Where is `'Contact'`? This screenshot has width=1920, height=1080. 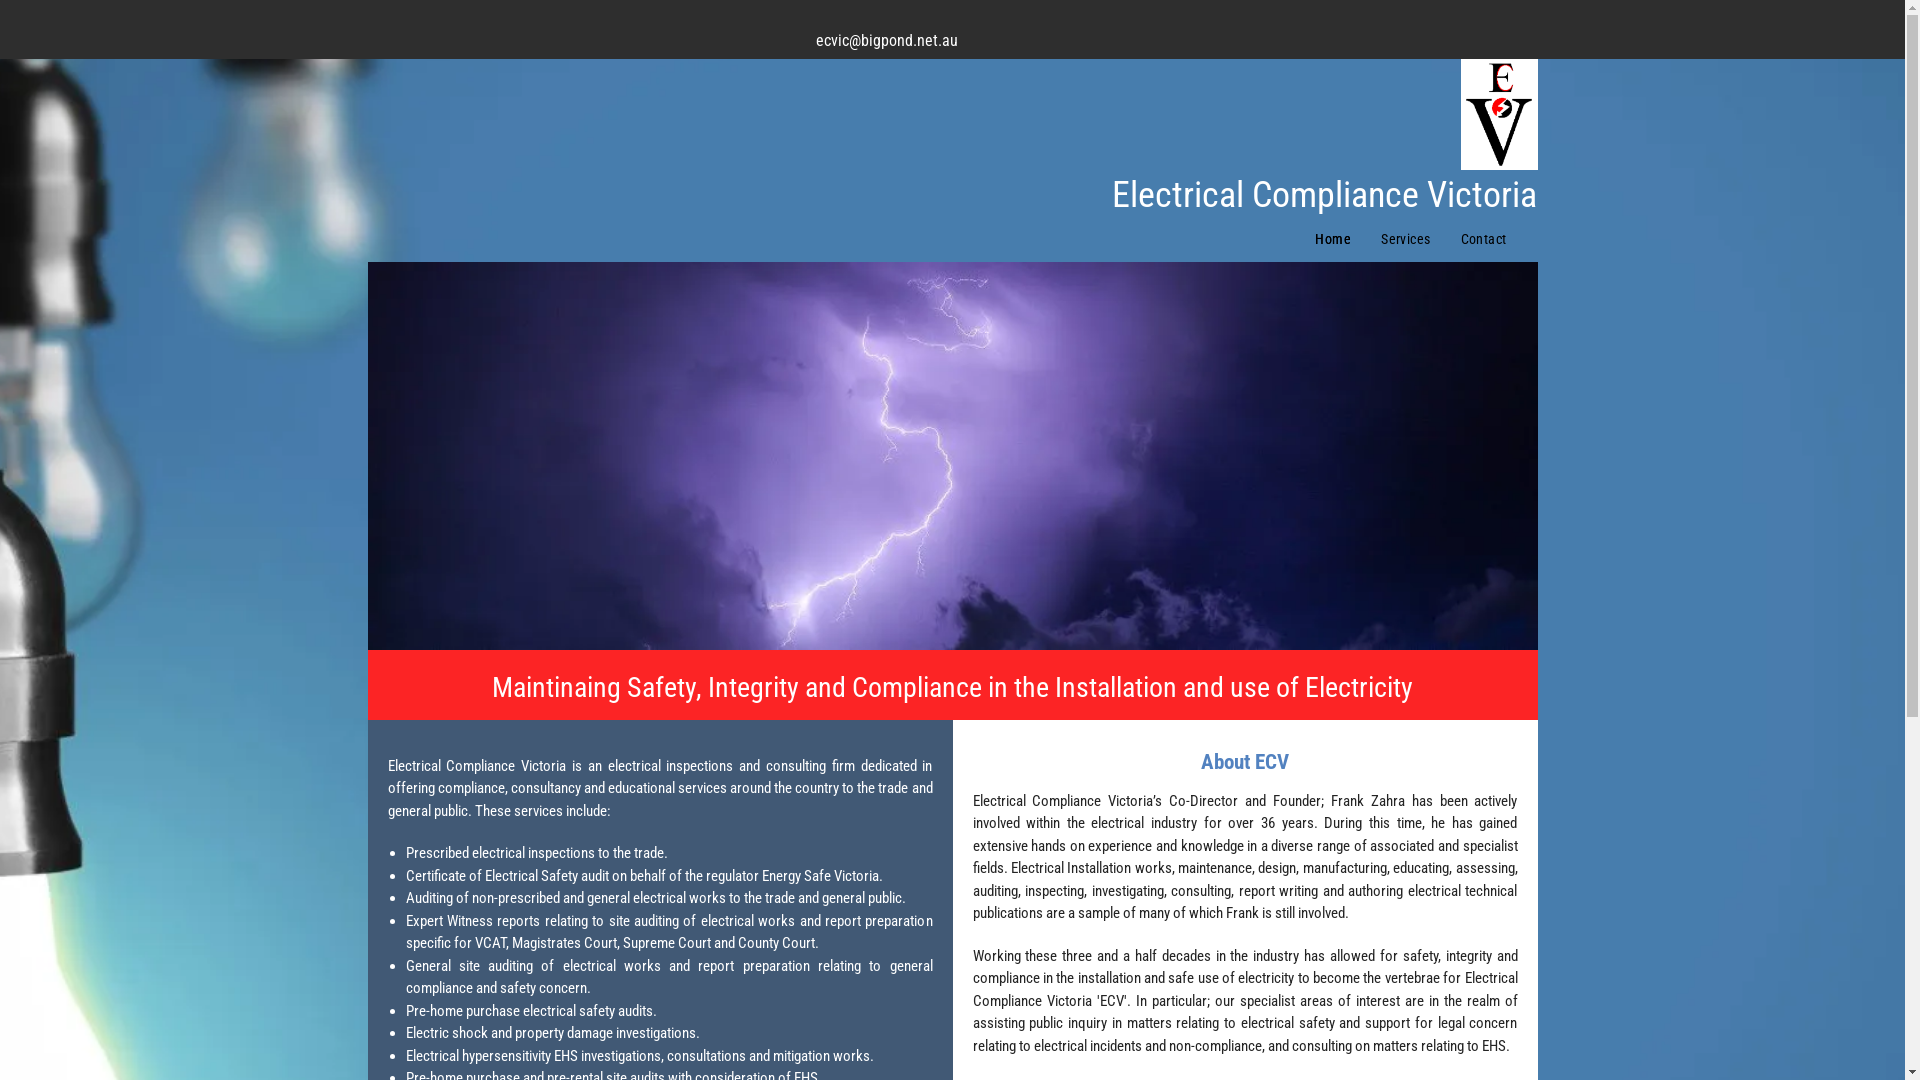 'Contact' is located at coordinates (1483, 238).